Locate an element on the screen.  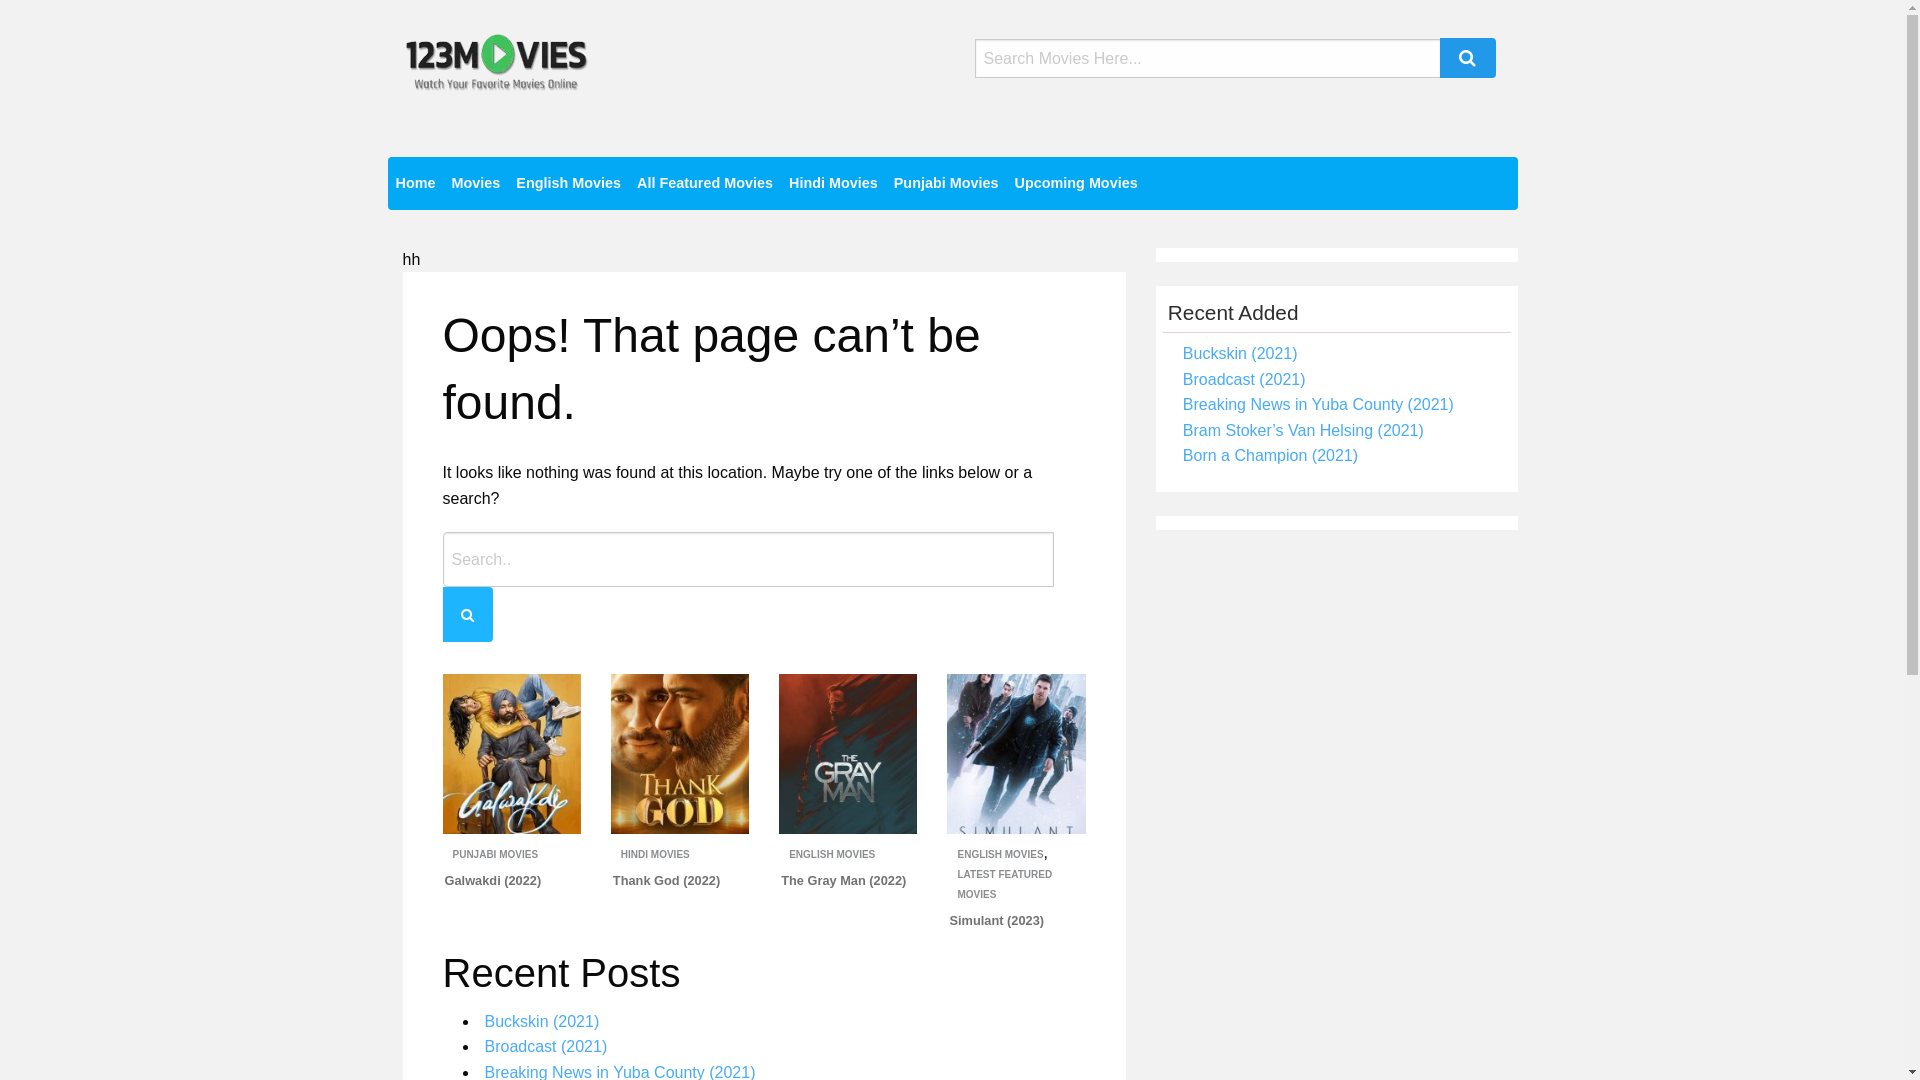
'ENGLISH MOVIES' is located at coordinates (831, 854).